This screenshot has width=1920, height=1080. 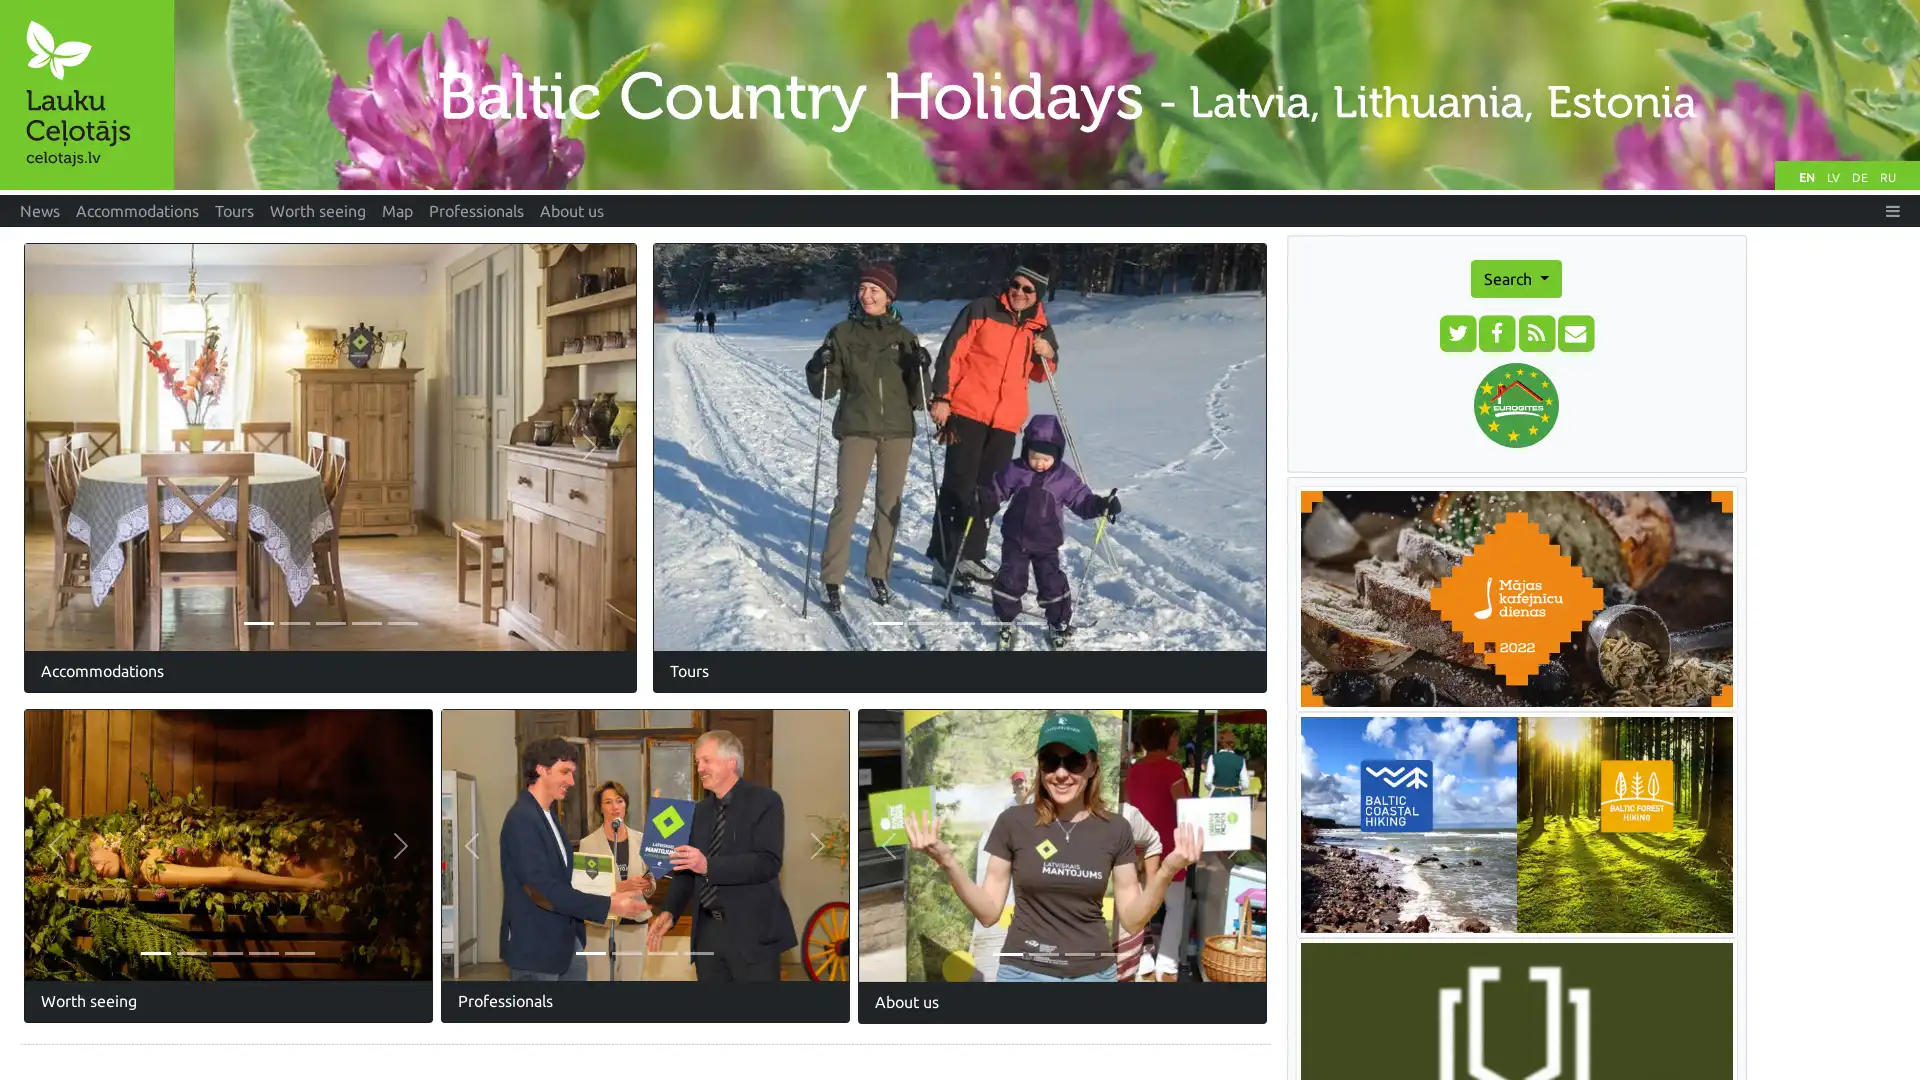 I want to click on Previous, so click(x=70, y=445).